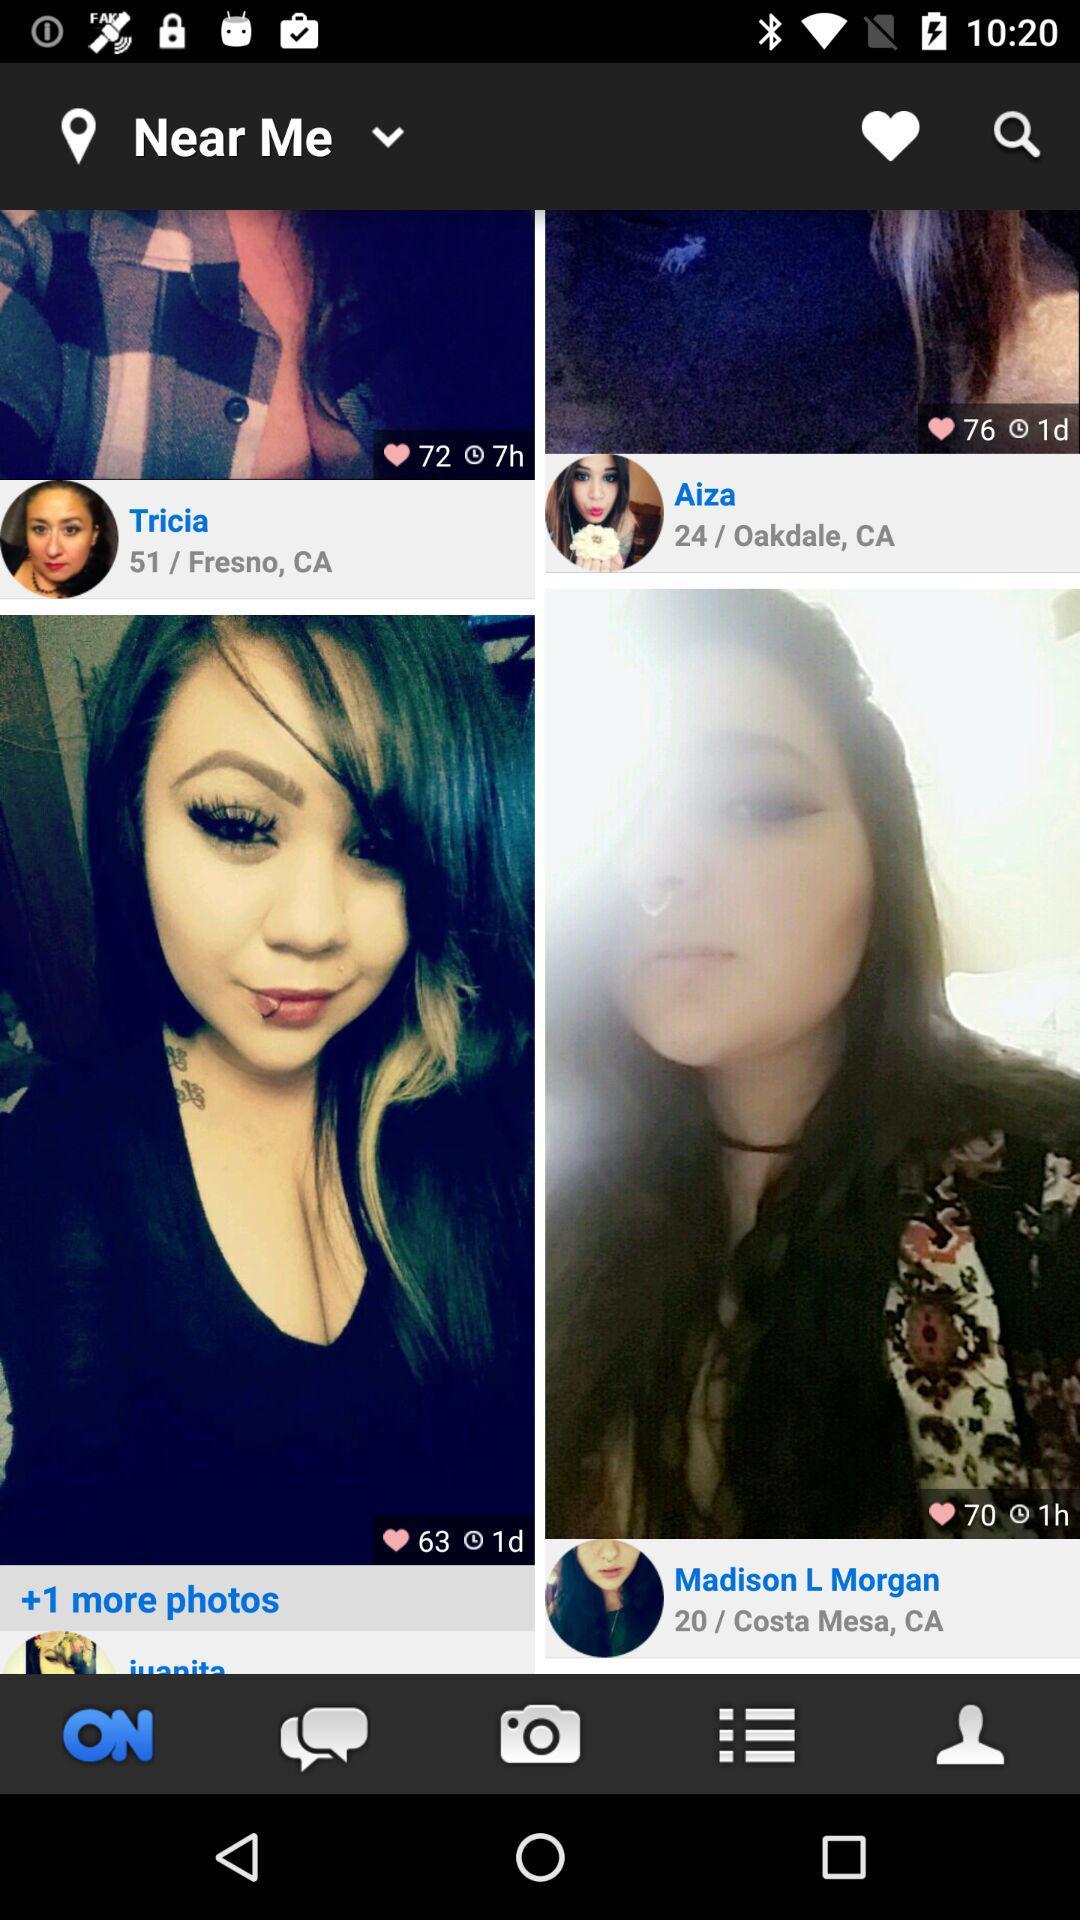  What do you see at coordinates (971, 1733) in the screenshot?
I see `save` at bounding box center [971, 1733].